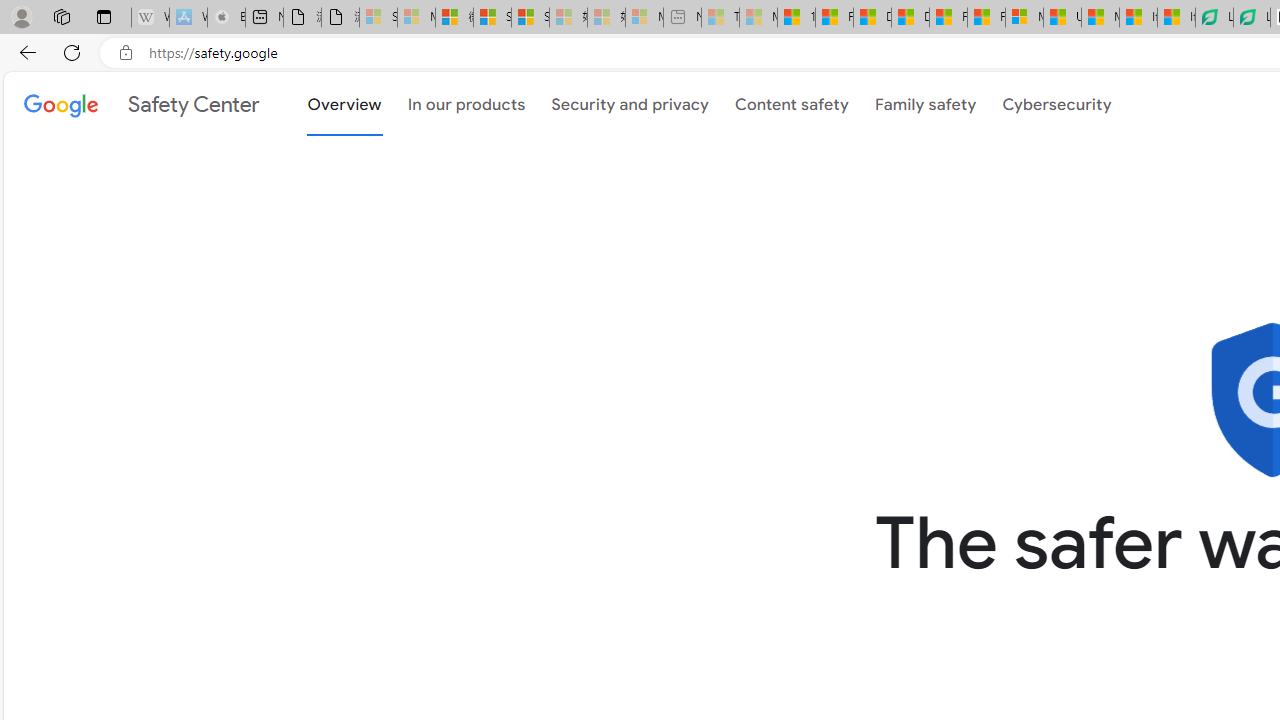  Describe the element at coordinates (465, 102) in the screenshot. I see `'In our products'` at that location.